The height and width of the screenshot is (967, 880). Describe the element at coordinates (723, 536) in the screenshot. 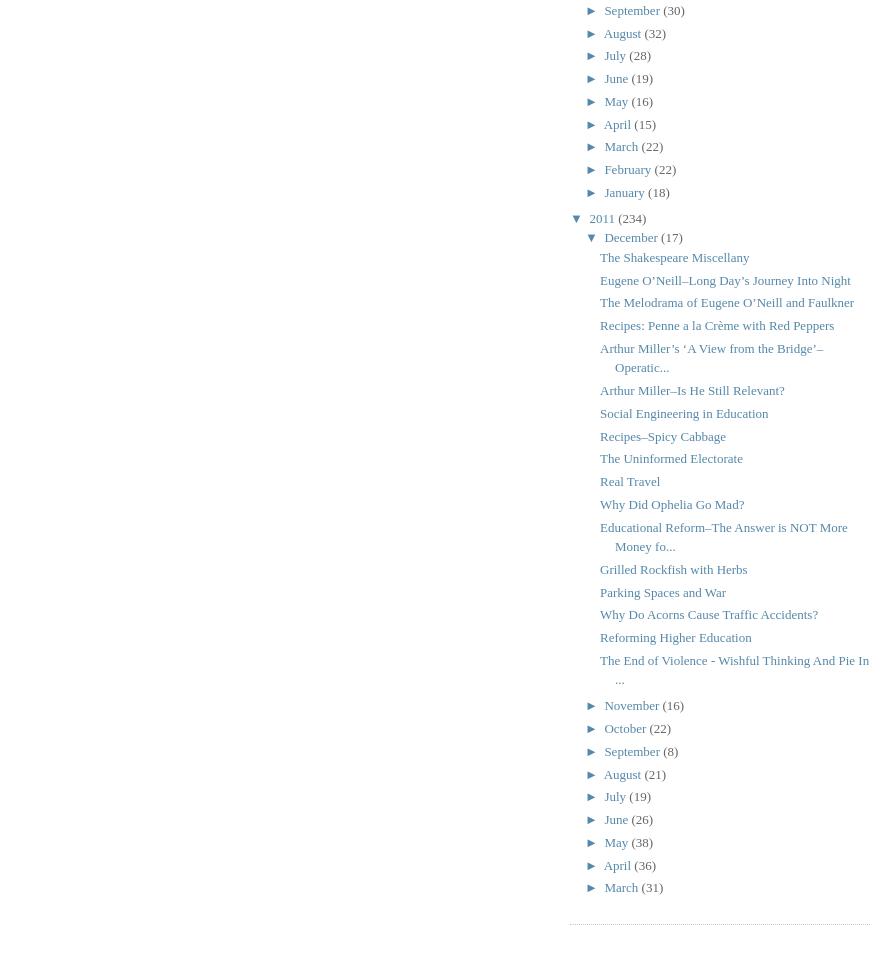

I see `'Educational Reform–The Answer is NOT More Money fo...'` at that location.